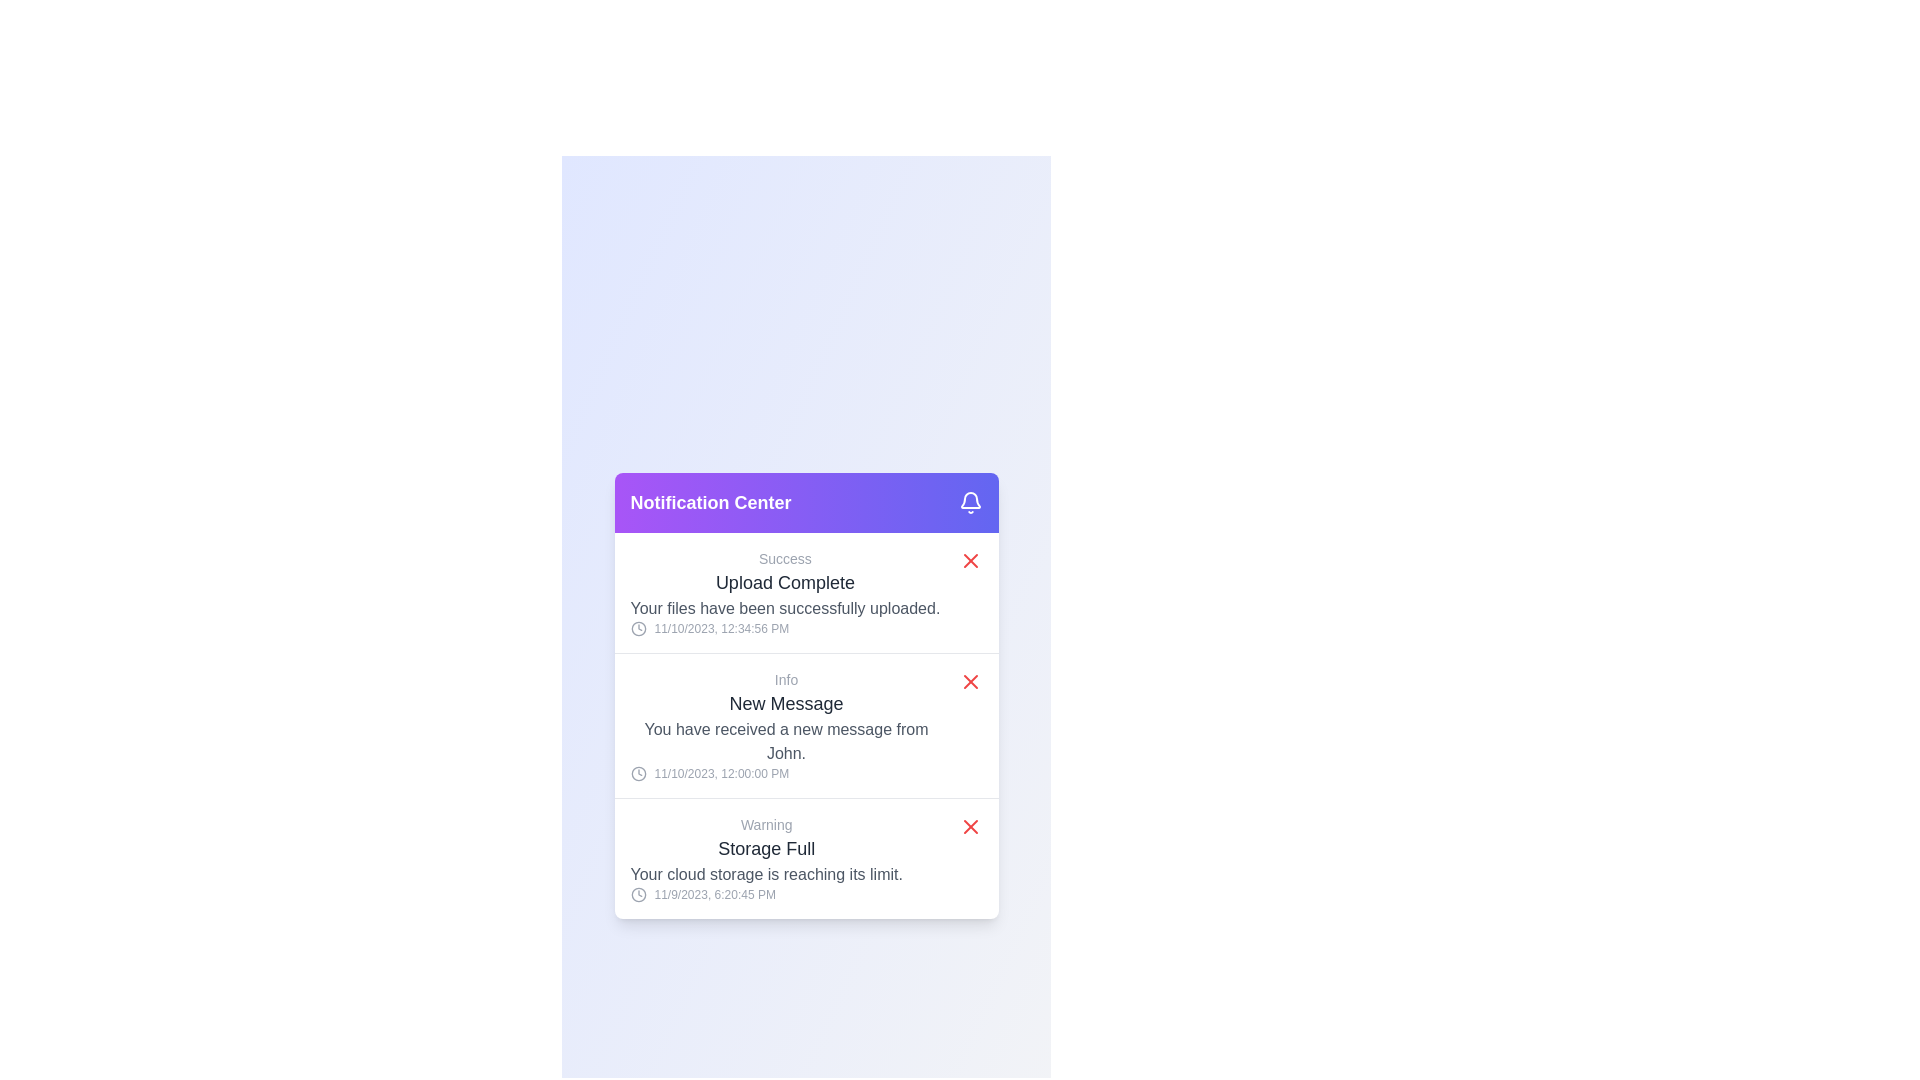 This screenshot has height=1080, width=1920. I want to click on the 'New Message' text label, which is prominently displayed in a larger, bold gray font within the notification card, so click(785, 703).